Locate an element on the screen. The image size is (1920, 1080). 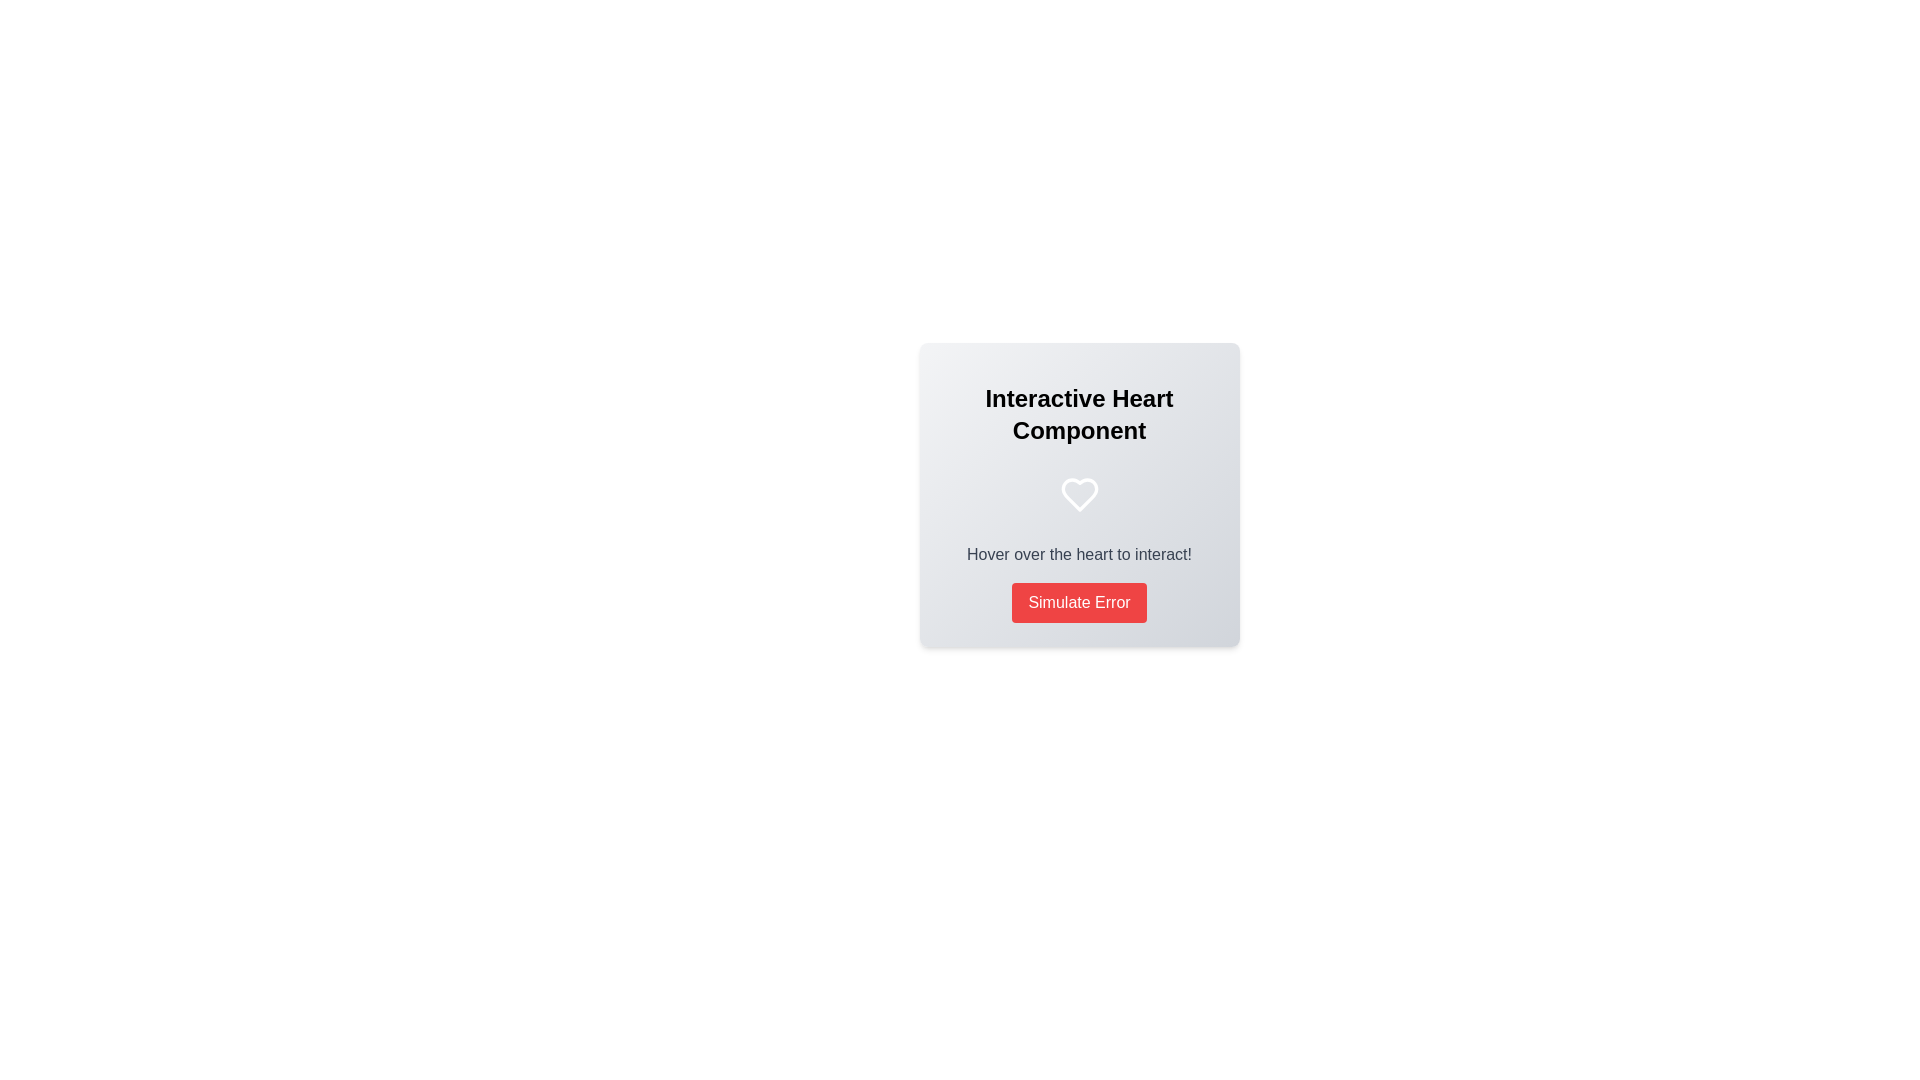
the heart-shaped icon element located between the heading 'Interactive Heart Component' and the button 'Simulate Error' by hovering over it to read the descriptive text is located at coordinates (1078, 494).